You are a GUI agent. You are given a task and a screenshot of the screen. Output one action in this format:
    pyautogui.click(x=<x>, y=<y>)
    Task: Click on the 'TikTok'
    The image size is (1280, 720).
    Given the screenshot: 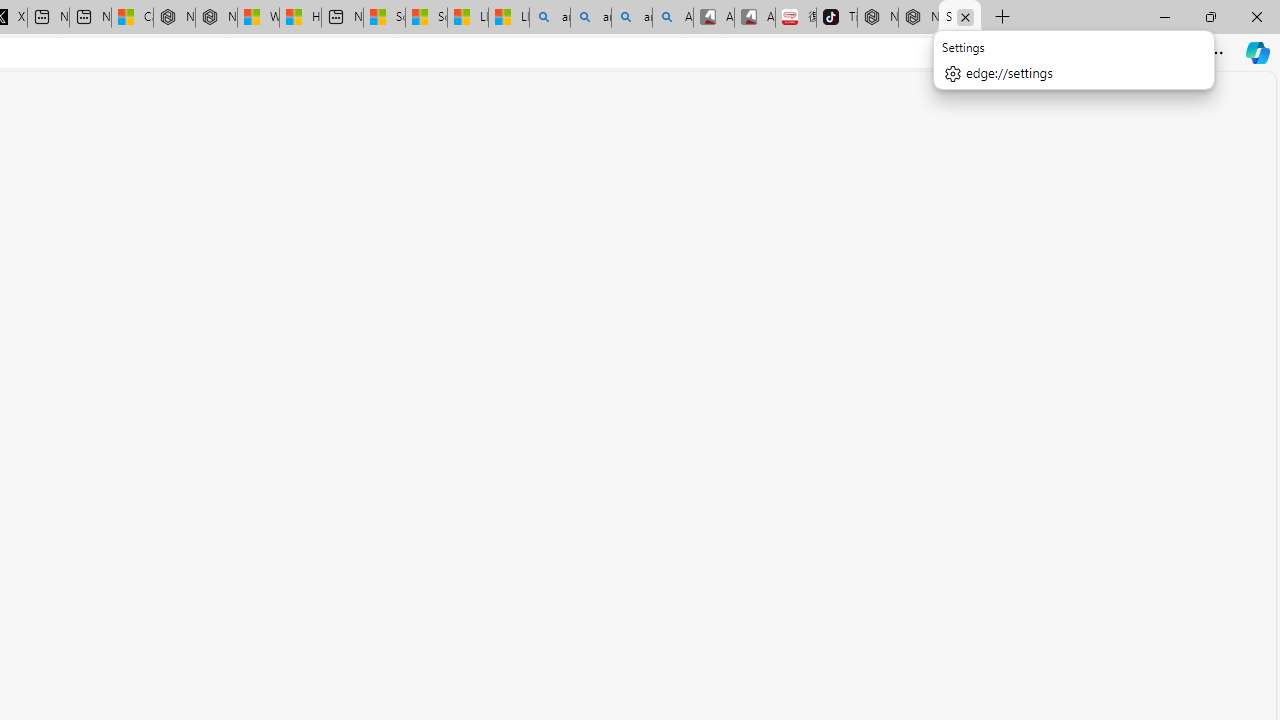 What is the action you would take?
    pyautogui.click(x=837, y=17)
    